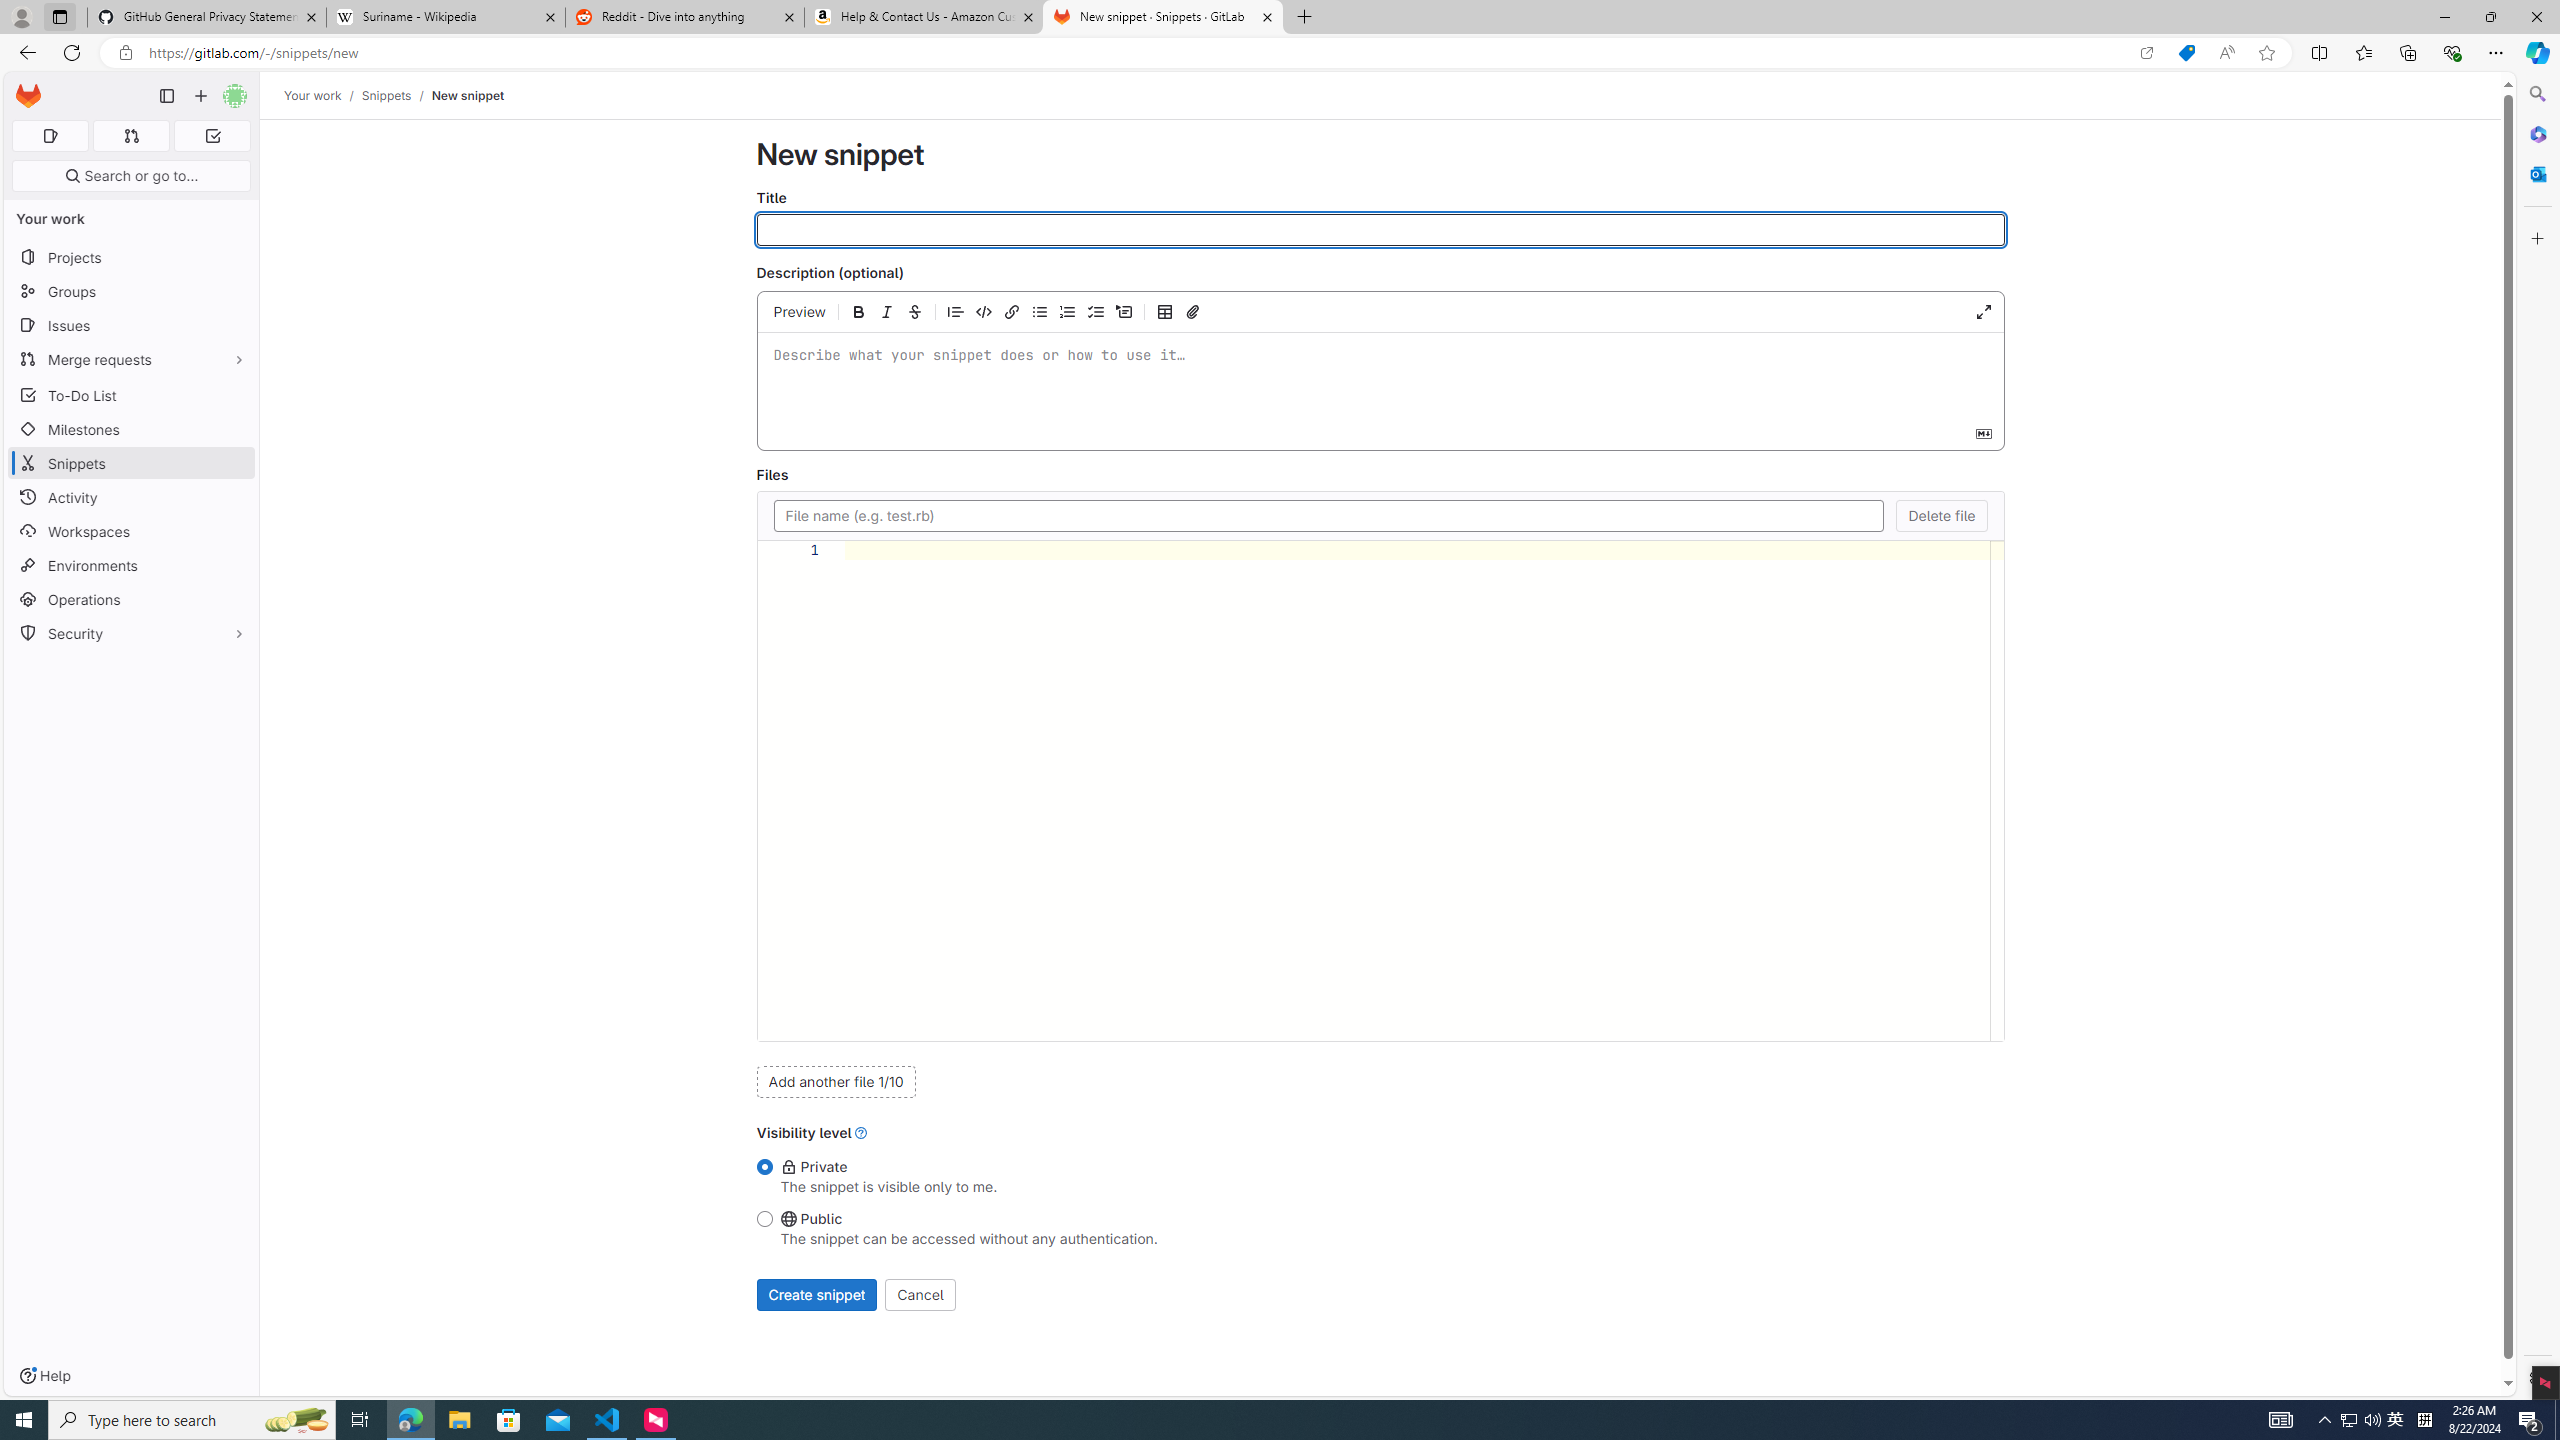 The width and height of the screenshot is (2560, 1440). Describe the element at coordinates (130, 359) in the screenshot. I see `'Merge requests'` at that location.